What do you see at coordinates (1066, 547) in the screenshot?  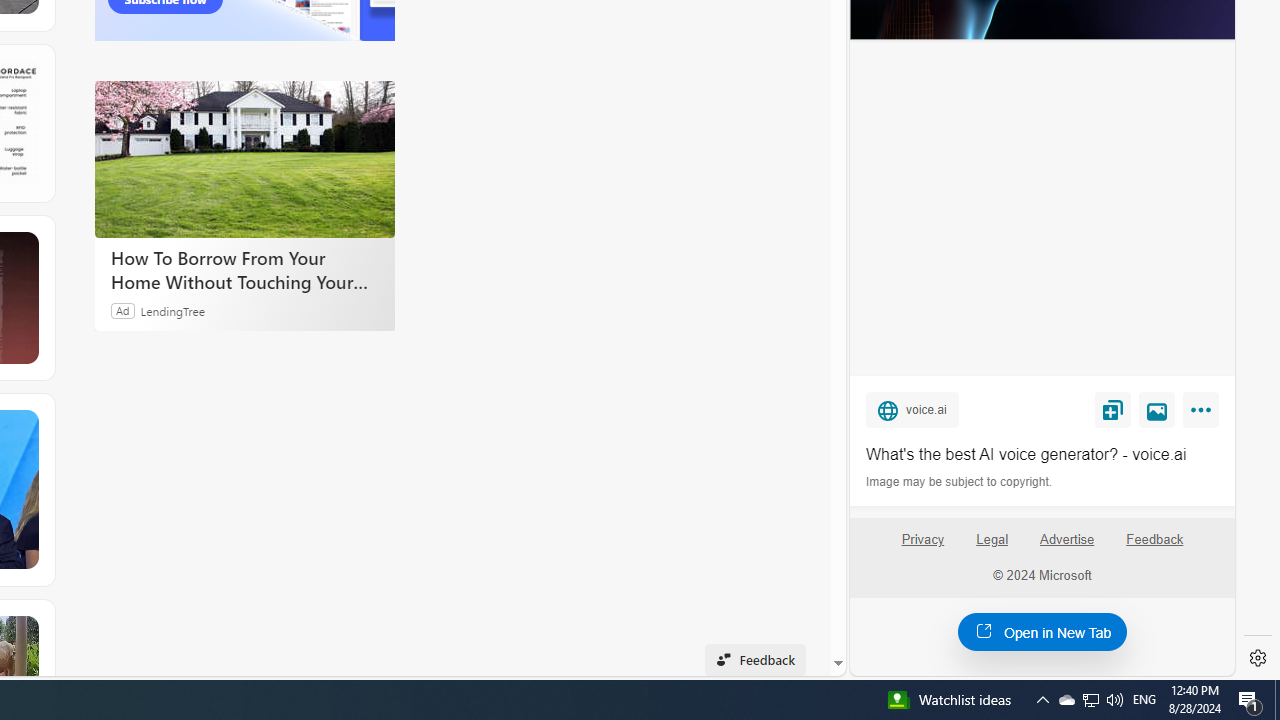 I see `'Advertise'` at bounding box center [1066, 547].